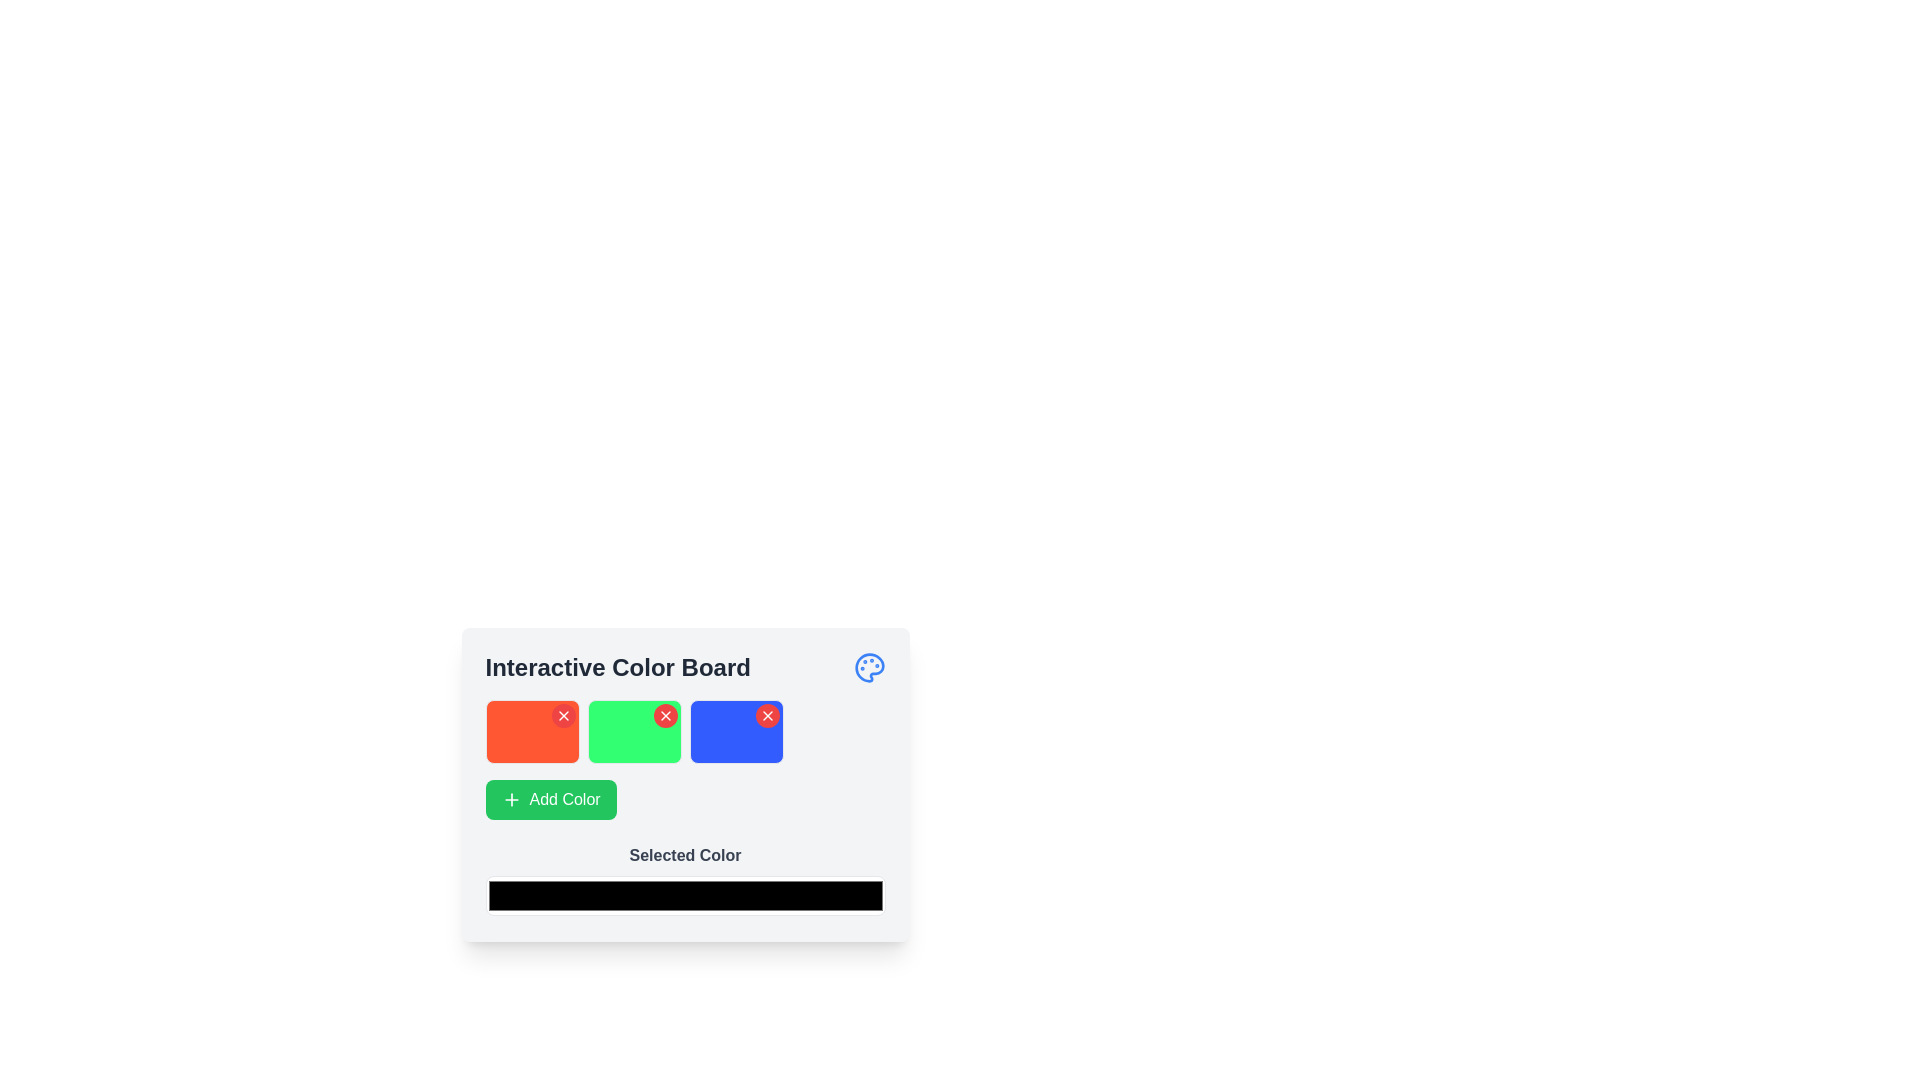  I want to click on the red circular button with a white 'X' icon inside, so click(766, 715).